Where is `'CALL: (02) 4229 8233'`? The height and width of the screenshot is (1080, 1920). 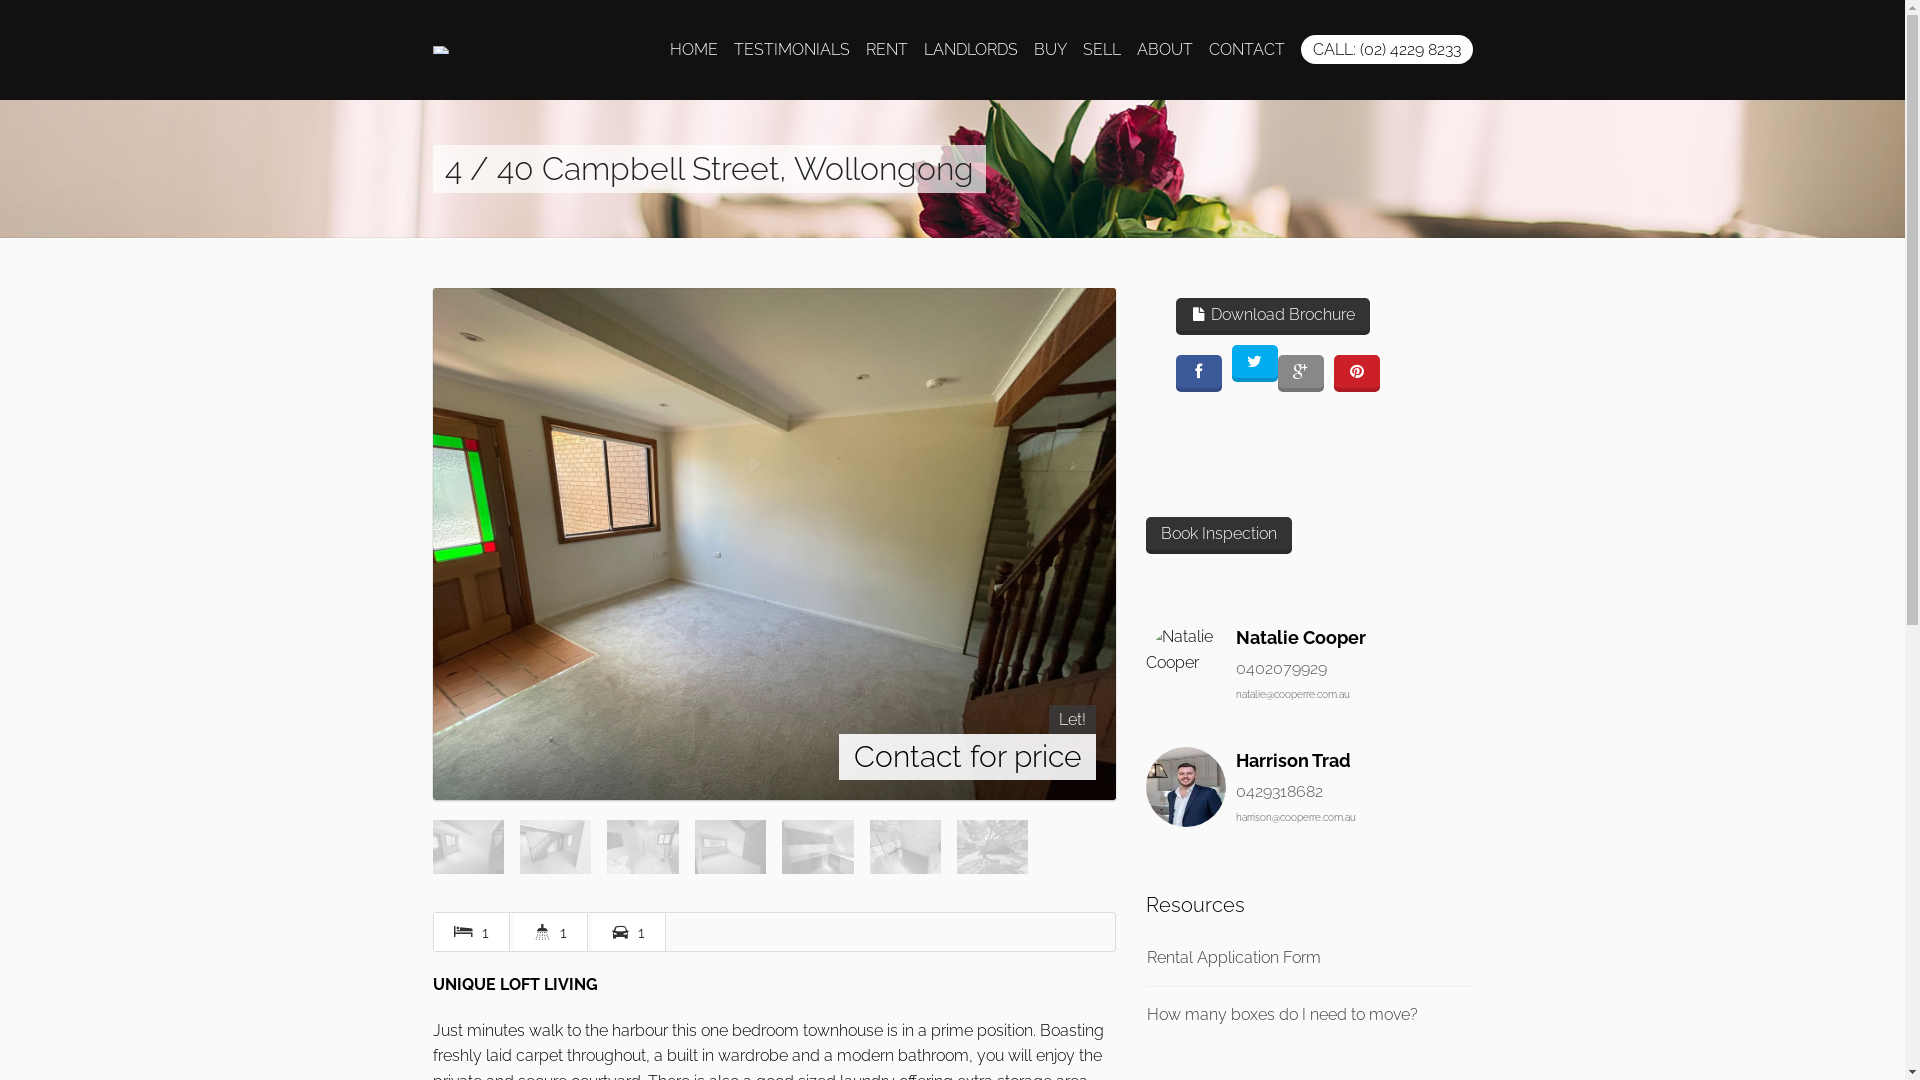
'CALL: (02) 4229 8233' is located at coordinates (1300, 48).